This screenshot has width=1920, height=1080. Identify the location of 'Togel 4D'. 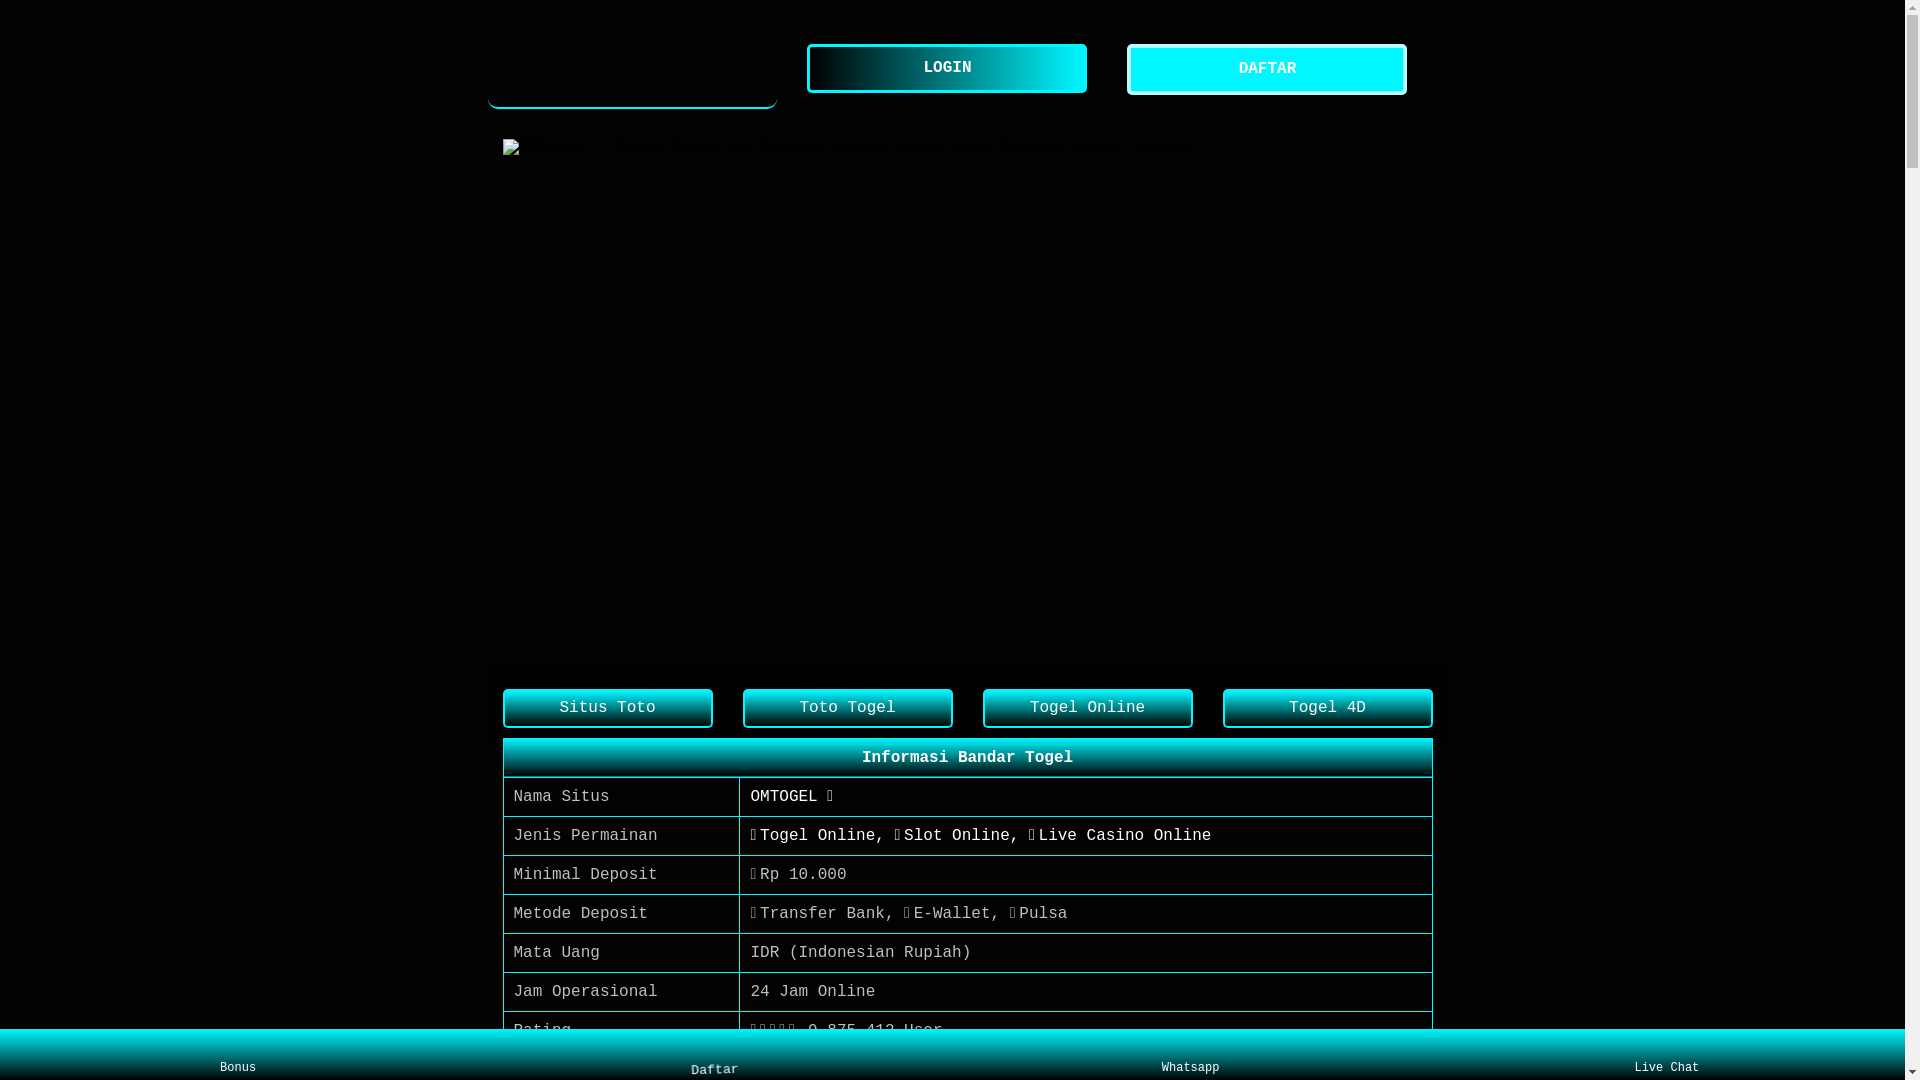
(1221, 707).